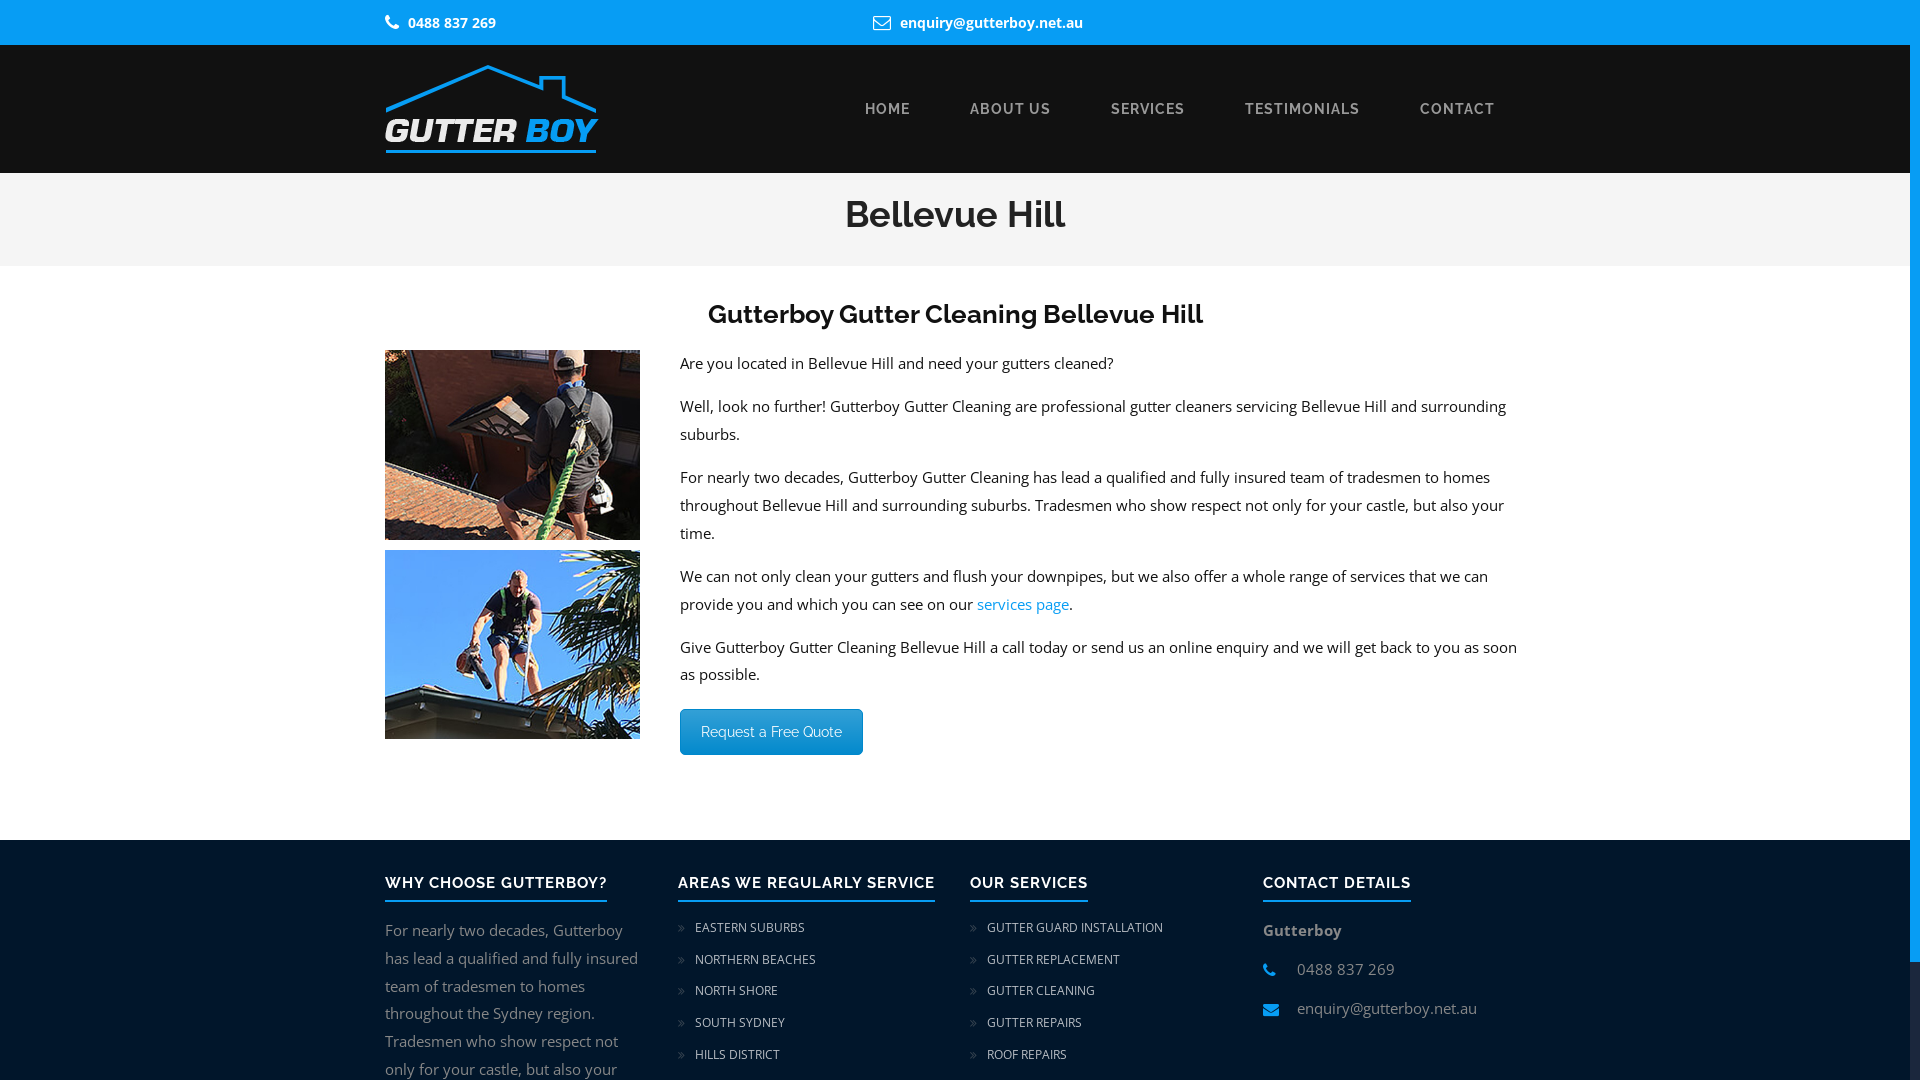 Image resolution: width=1920 pixels, height=1080 pixels. Describe the element at coordinates (753, 958) in the screenshot. I see `'NORTHERN BEACHES'` at that location.